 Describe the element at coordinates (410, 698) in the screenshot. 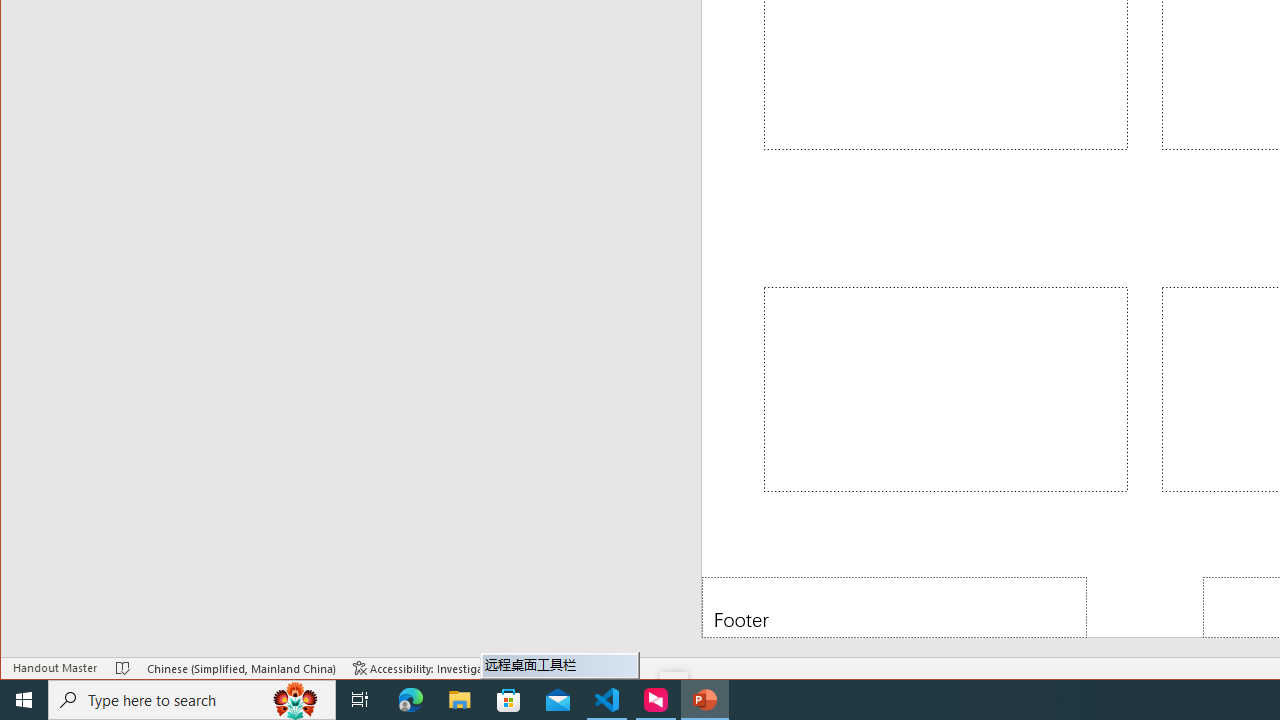

I see `'Microsoft Edge'` at that location.